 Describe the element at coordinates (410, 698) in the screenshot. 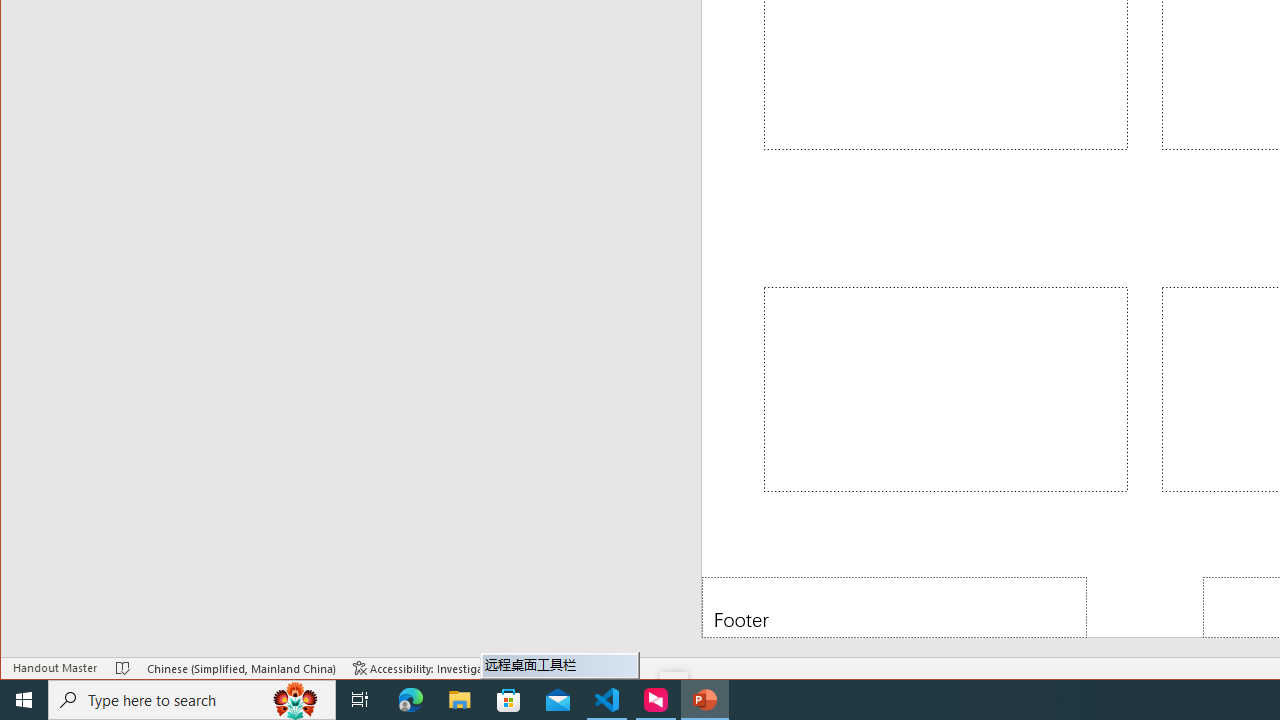

I see `'Microsoft Edge'` at that location.